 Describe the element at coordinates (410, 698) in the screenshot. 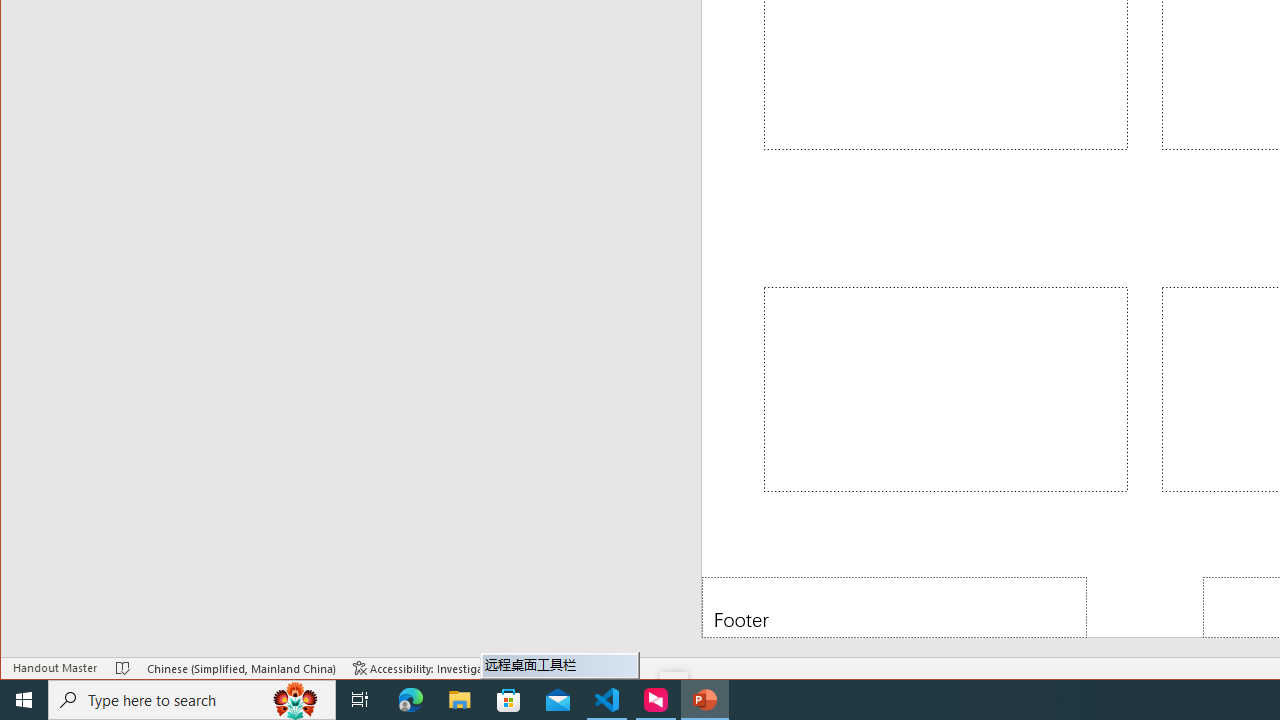

I see `'Microsoft Edge'` at that location.